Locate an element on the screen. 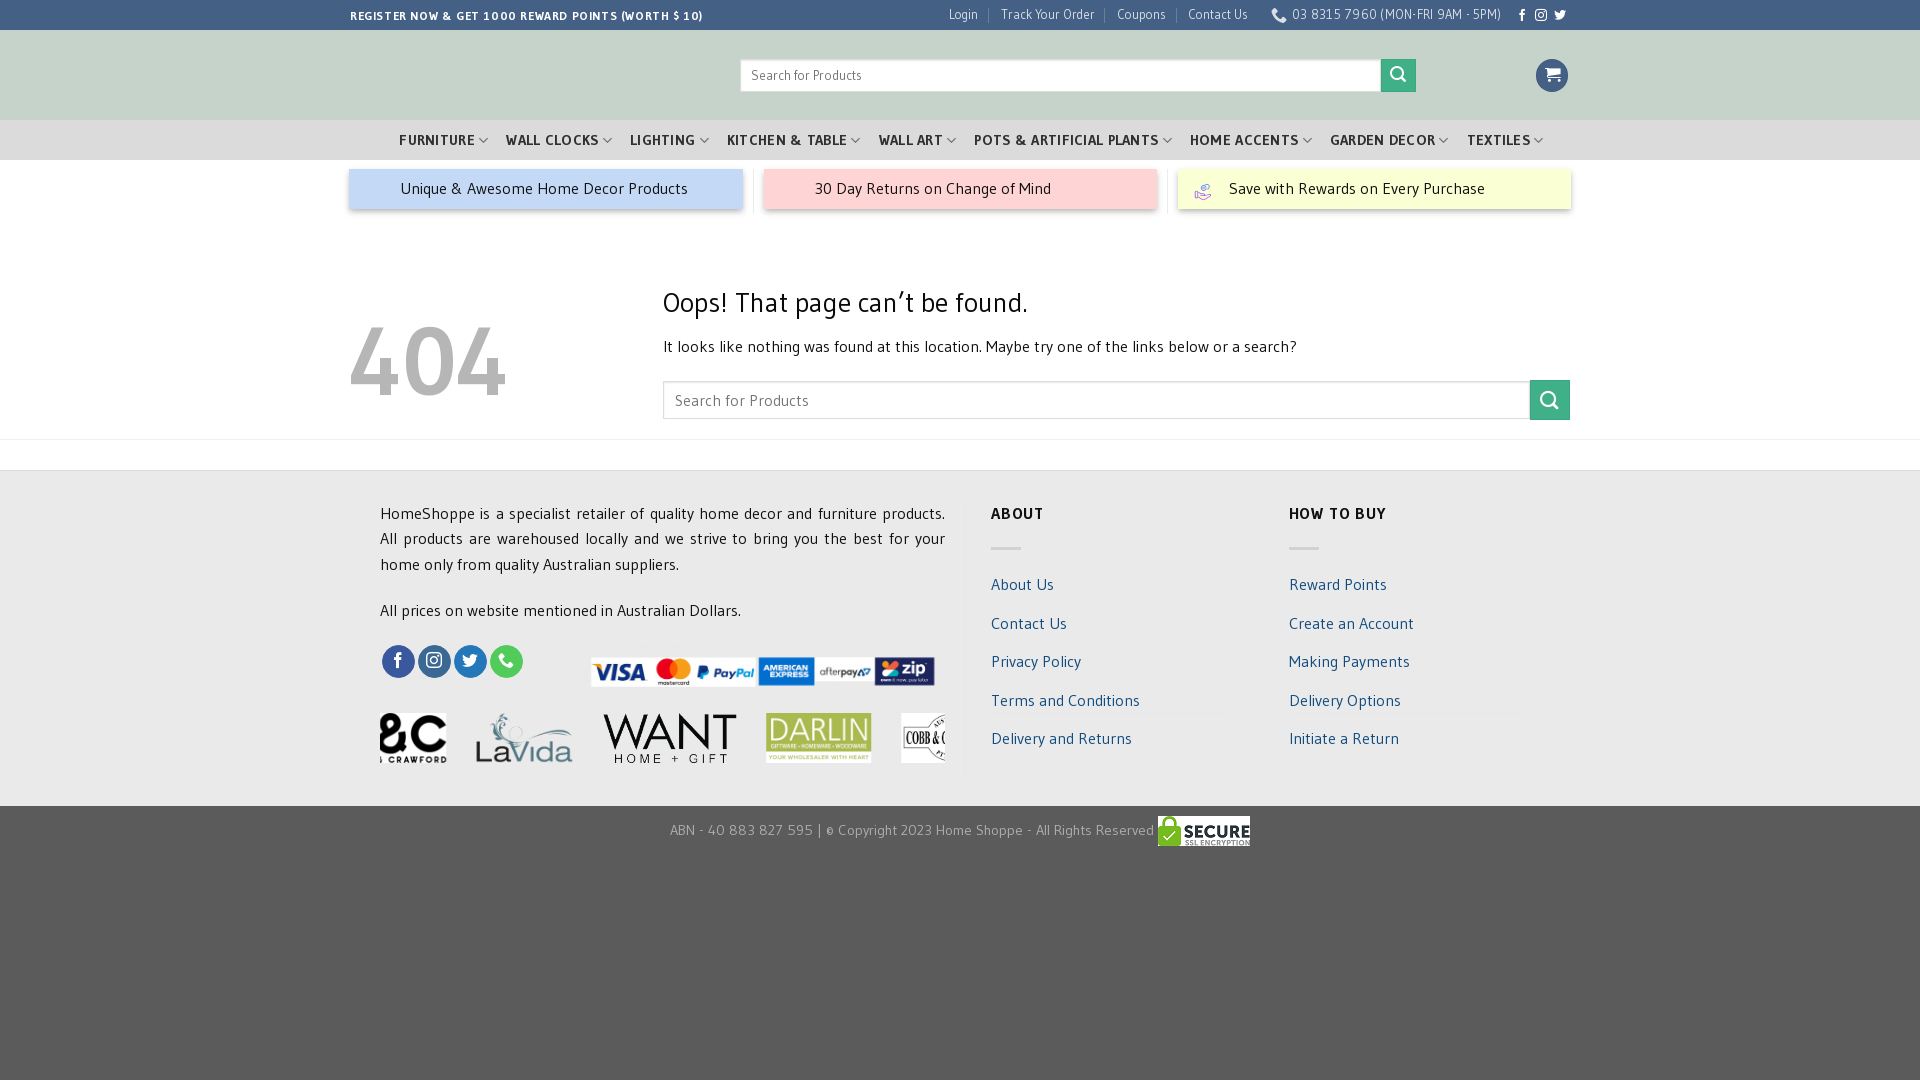 The height and width of the screenshot is (1080, 1920). 'Create an Account' is located at coordinates (1350, 623).